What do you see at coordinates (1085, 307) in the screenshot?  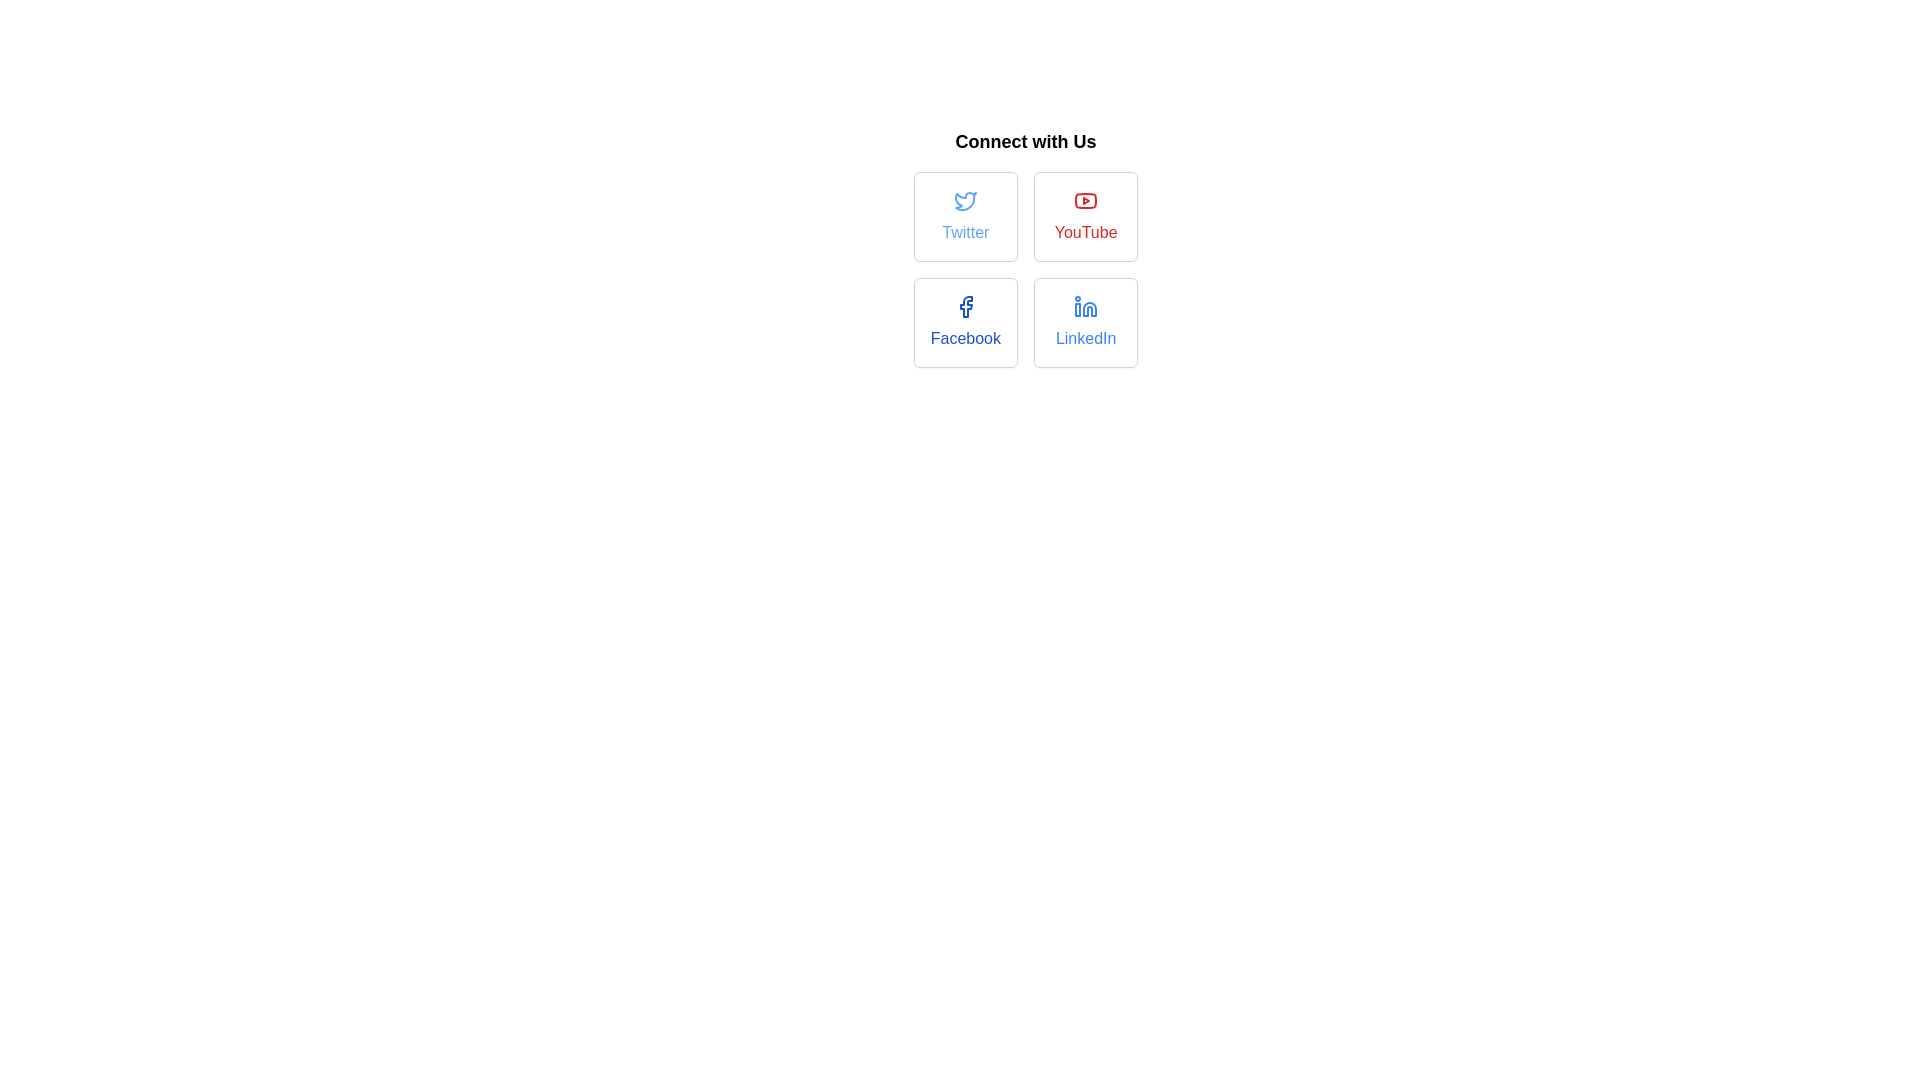 I see `the LinkedIn icon located in the bottom-right corner of the grid under the label 'Connect with Us'` at bounding box center [1085, 307].